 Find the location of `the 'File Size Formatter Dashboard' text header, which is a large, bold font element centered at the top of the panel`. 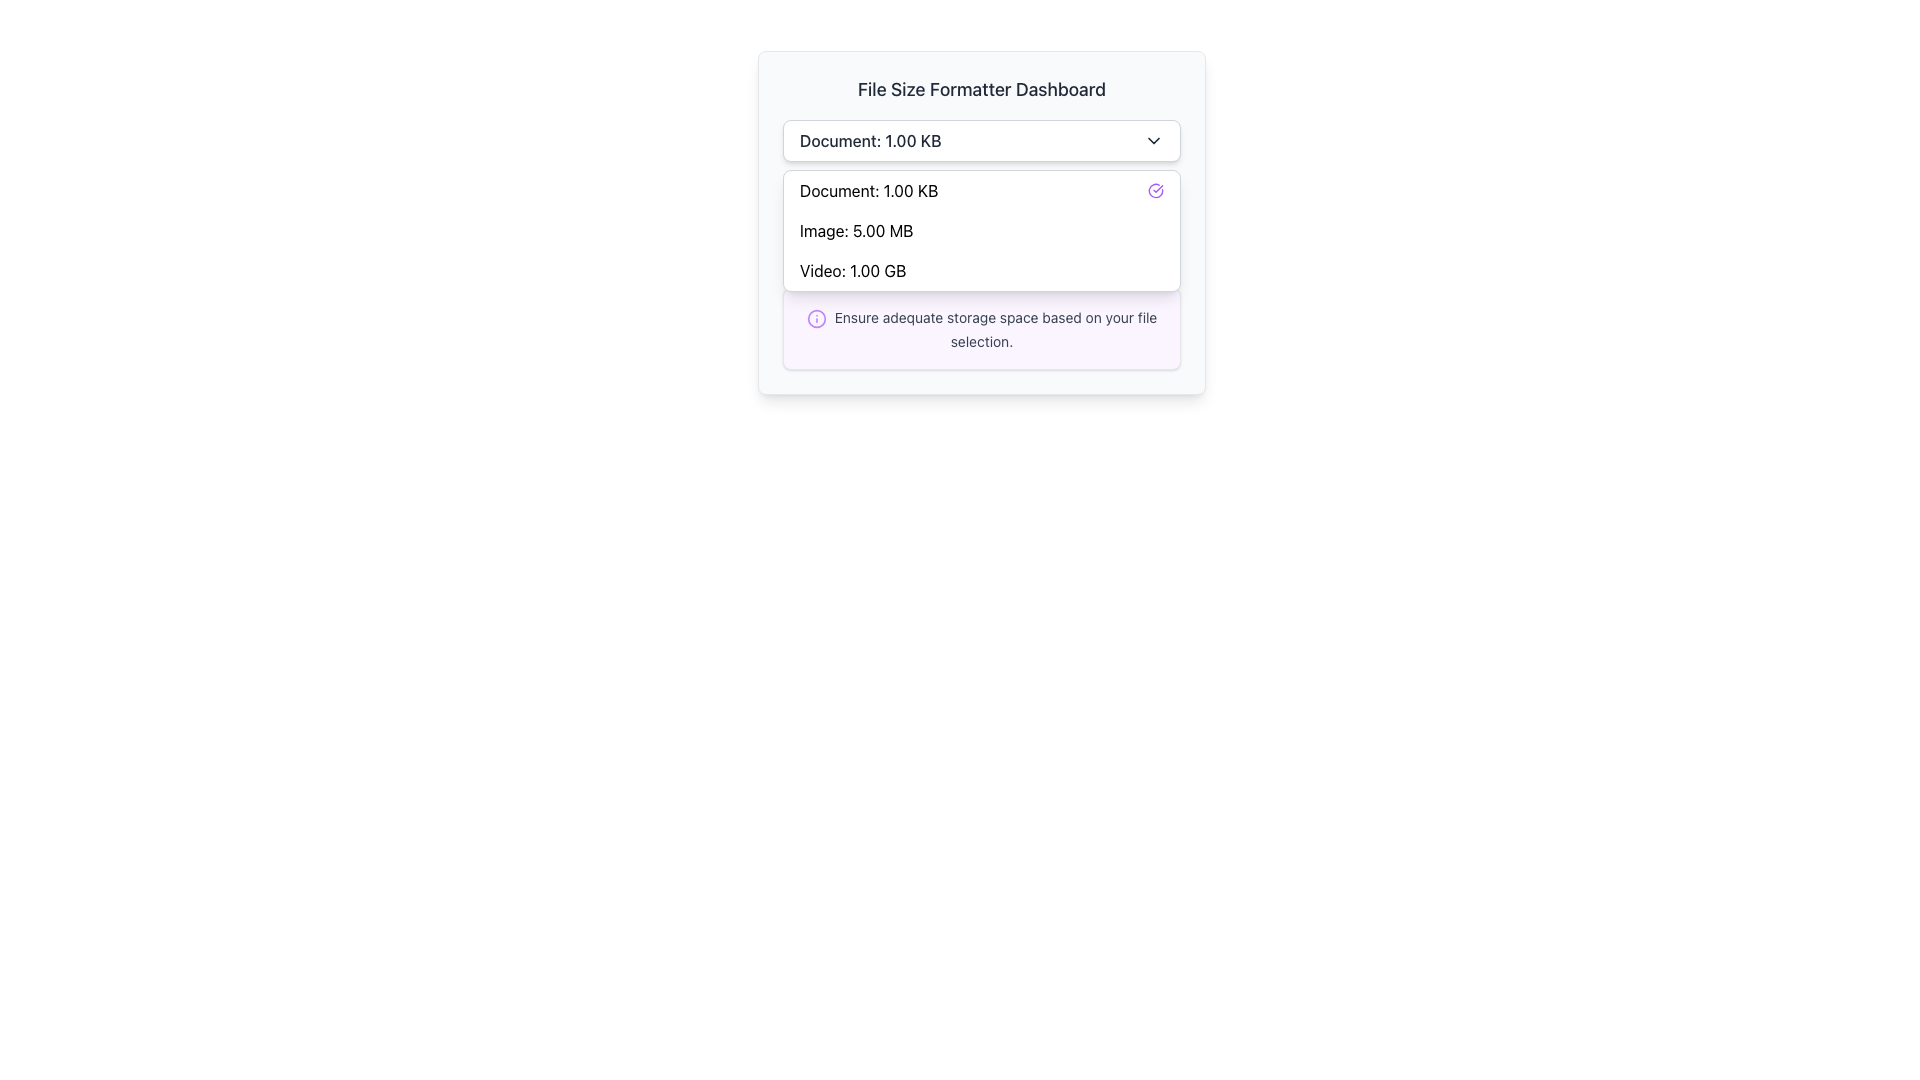

the 'File Size Formatter Dashboard' text header, which is a large, bold font element centered at the top of the panel is located at coordinates (982, 88).